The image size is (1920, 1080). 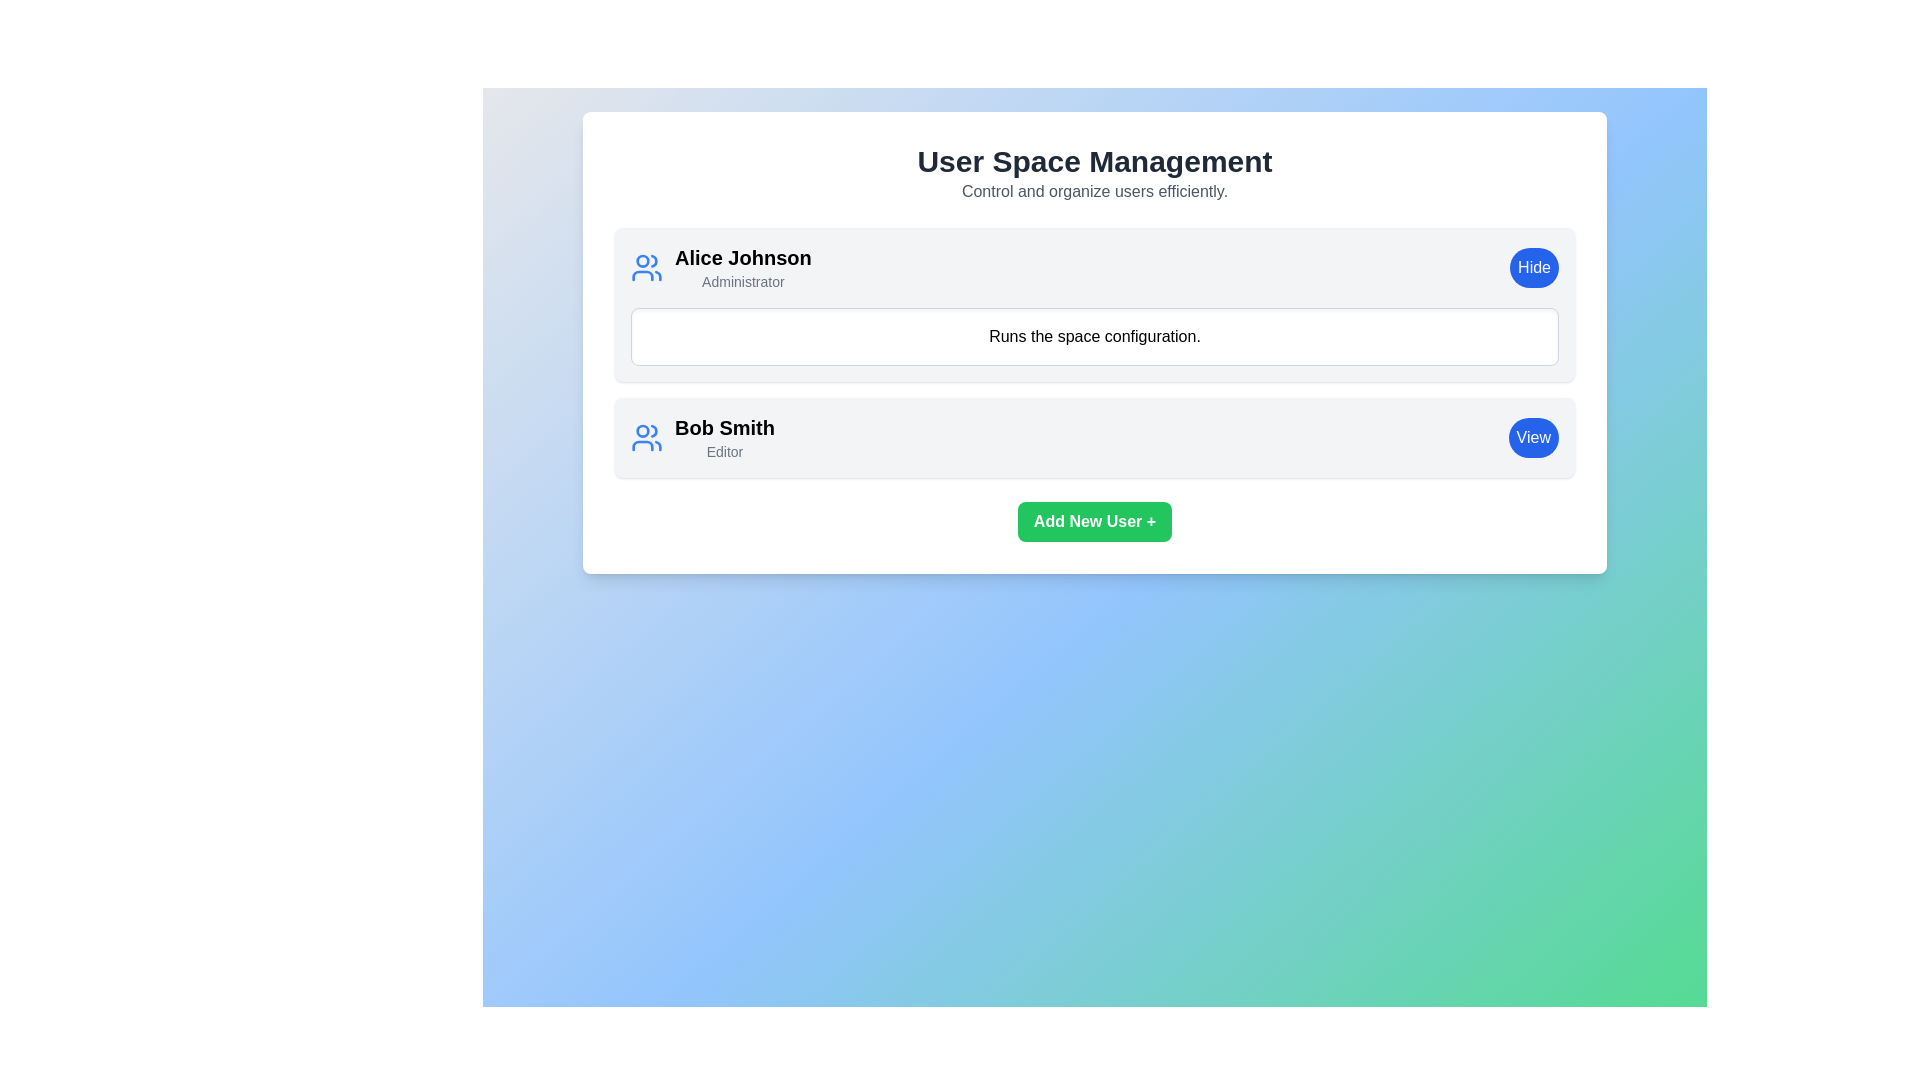 I want to click on the blue-colored icon resembling two stylized people, located next to 'Alice Johnson Administrator' in the top section of the list entry, so click(x=647, y=266).